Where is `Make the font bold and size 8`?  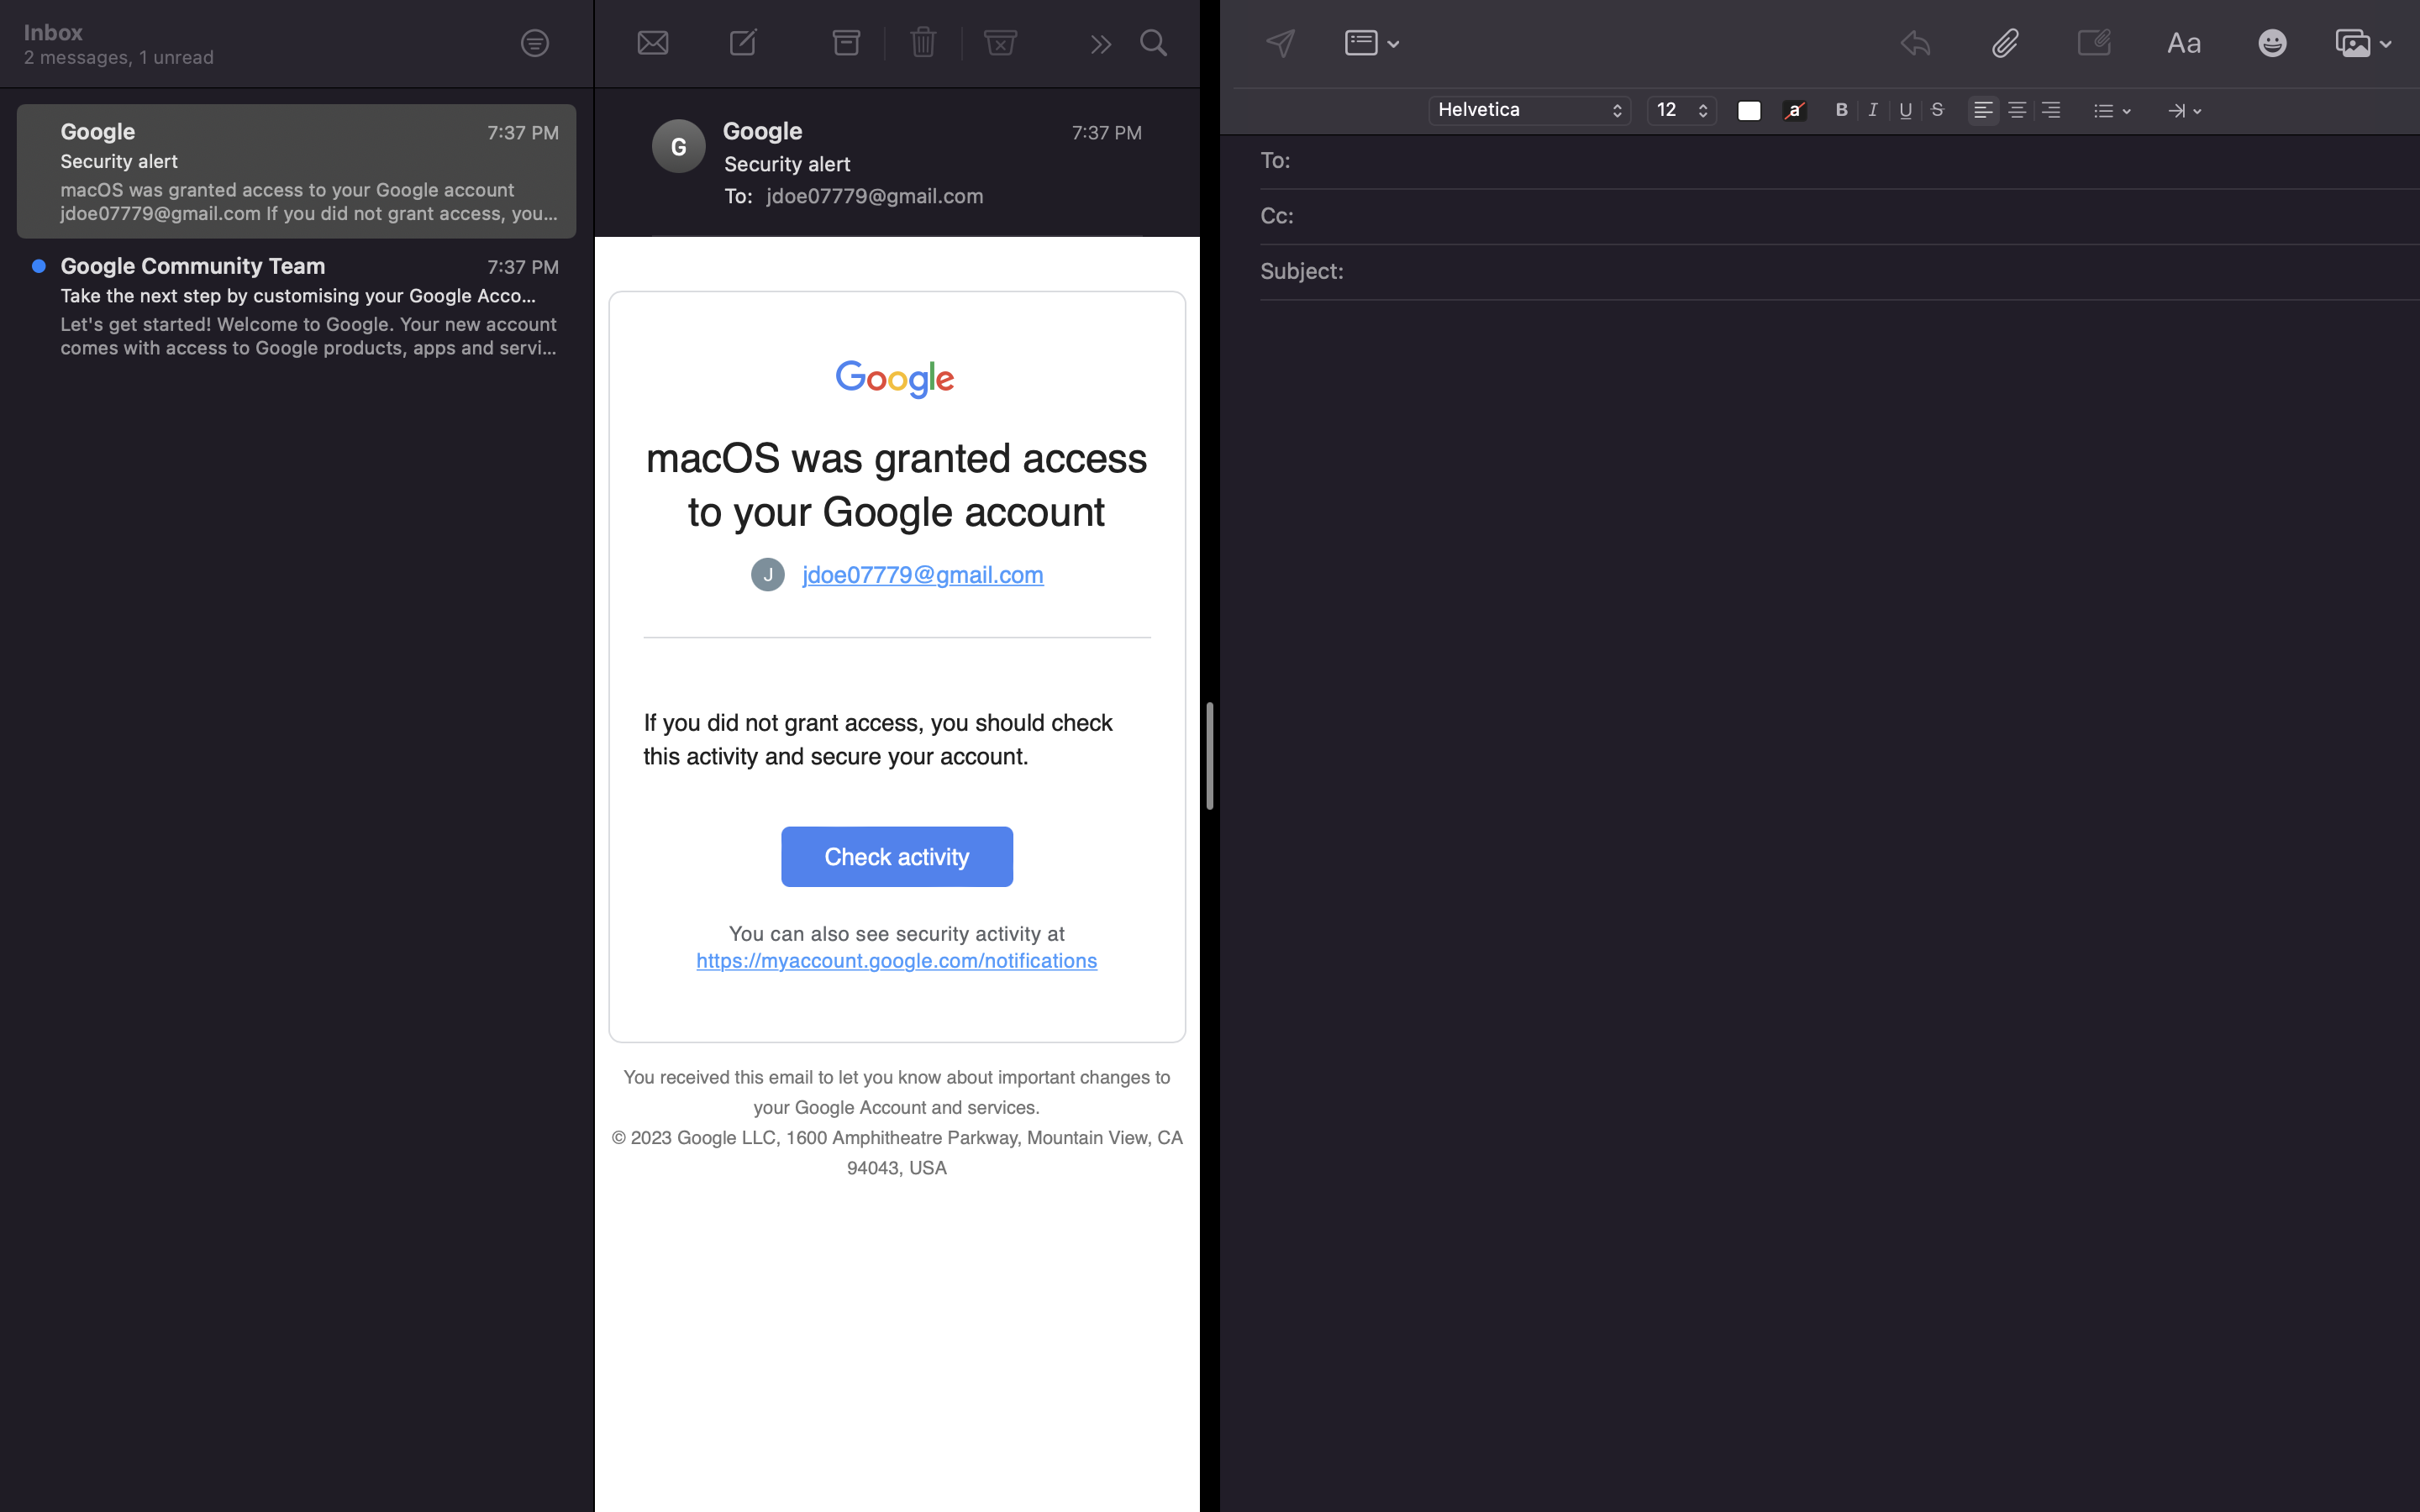 Make the font bold and size 8 is located at coordinates (1842, 108).